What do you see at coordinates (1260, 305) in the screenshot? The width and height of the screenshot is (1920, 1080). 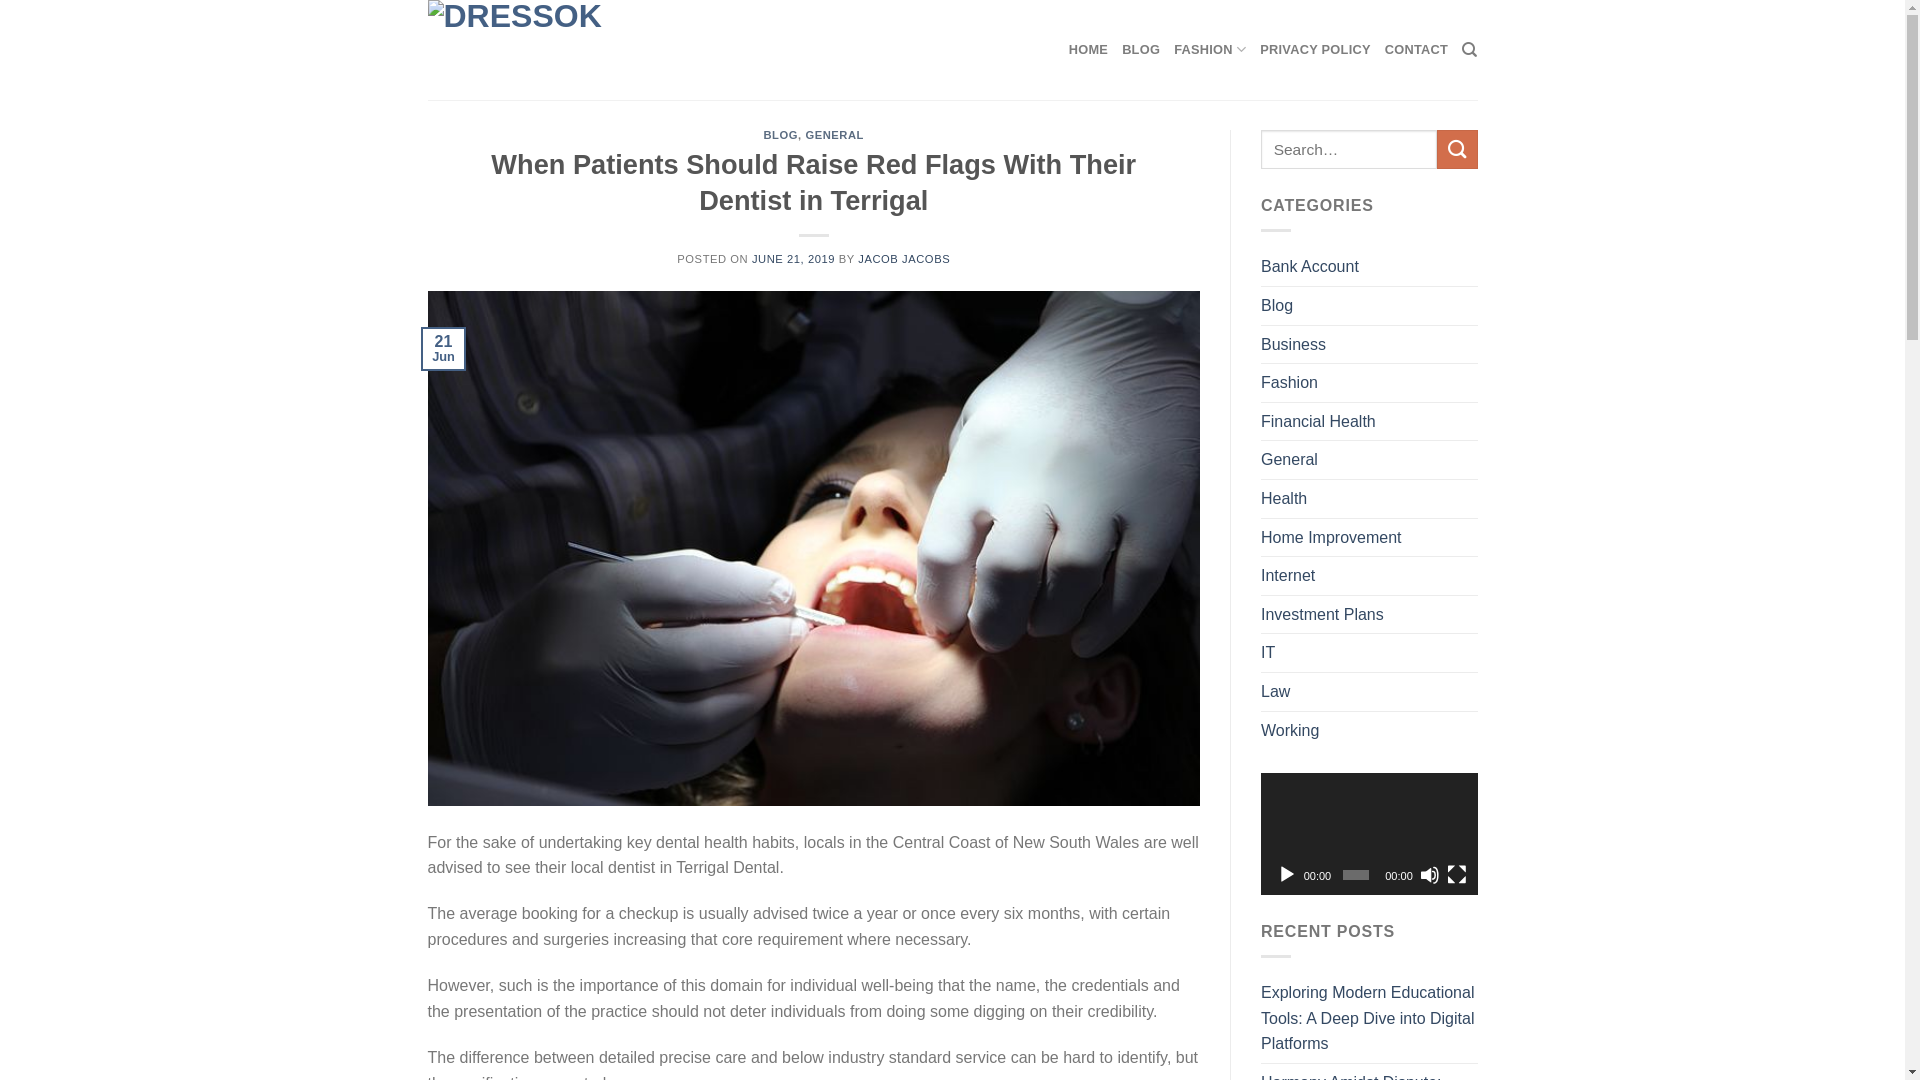 I see `'Blog'` at bounding box center [1260, 305].